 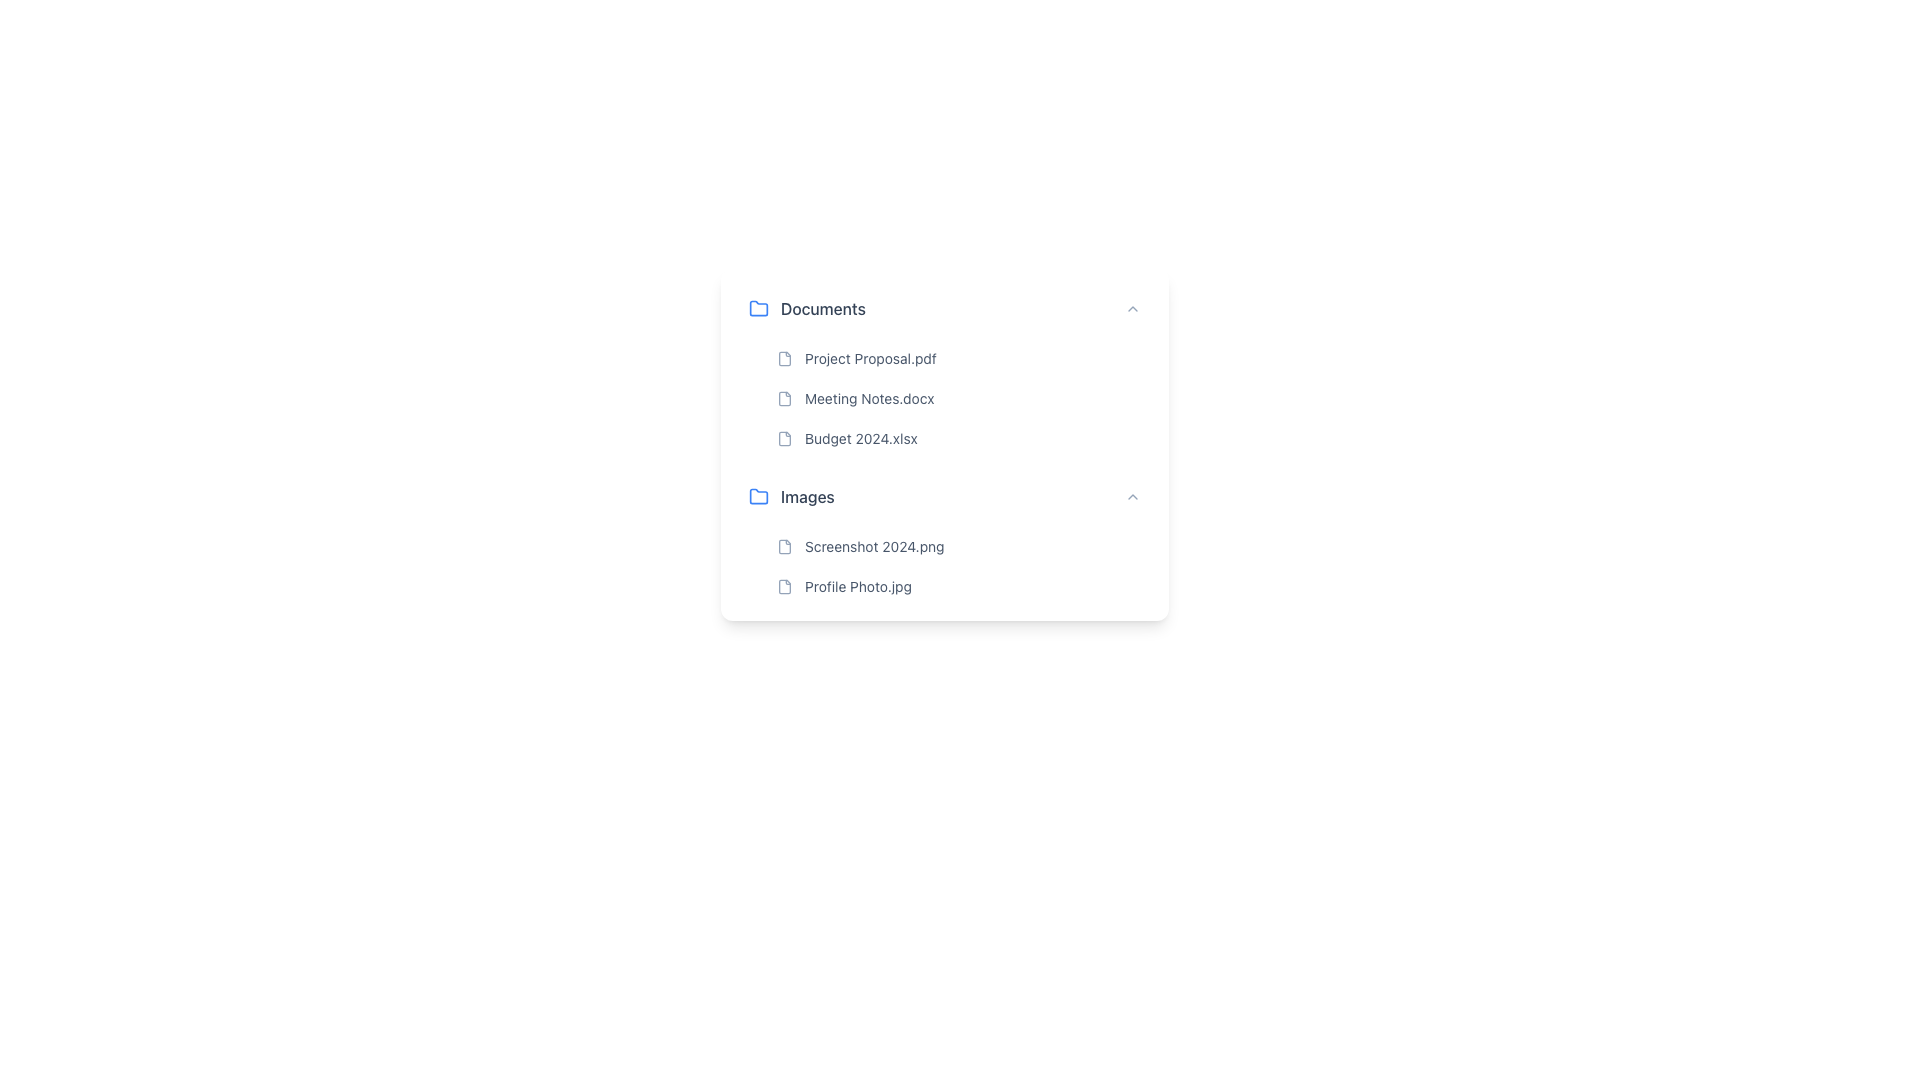 I want to click on the file icon representing 'Profile Photo.jpg' located in the 'Images' section, which is a small rectangular icon with a folded corner, so click(x=784, y=585).